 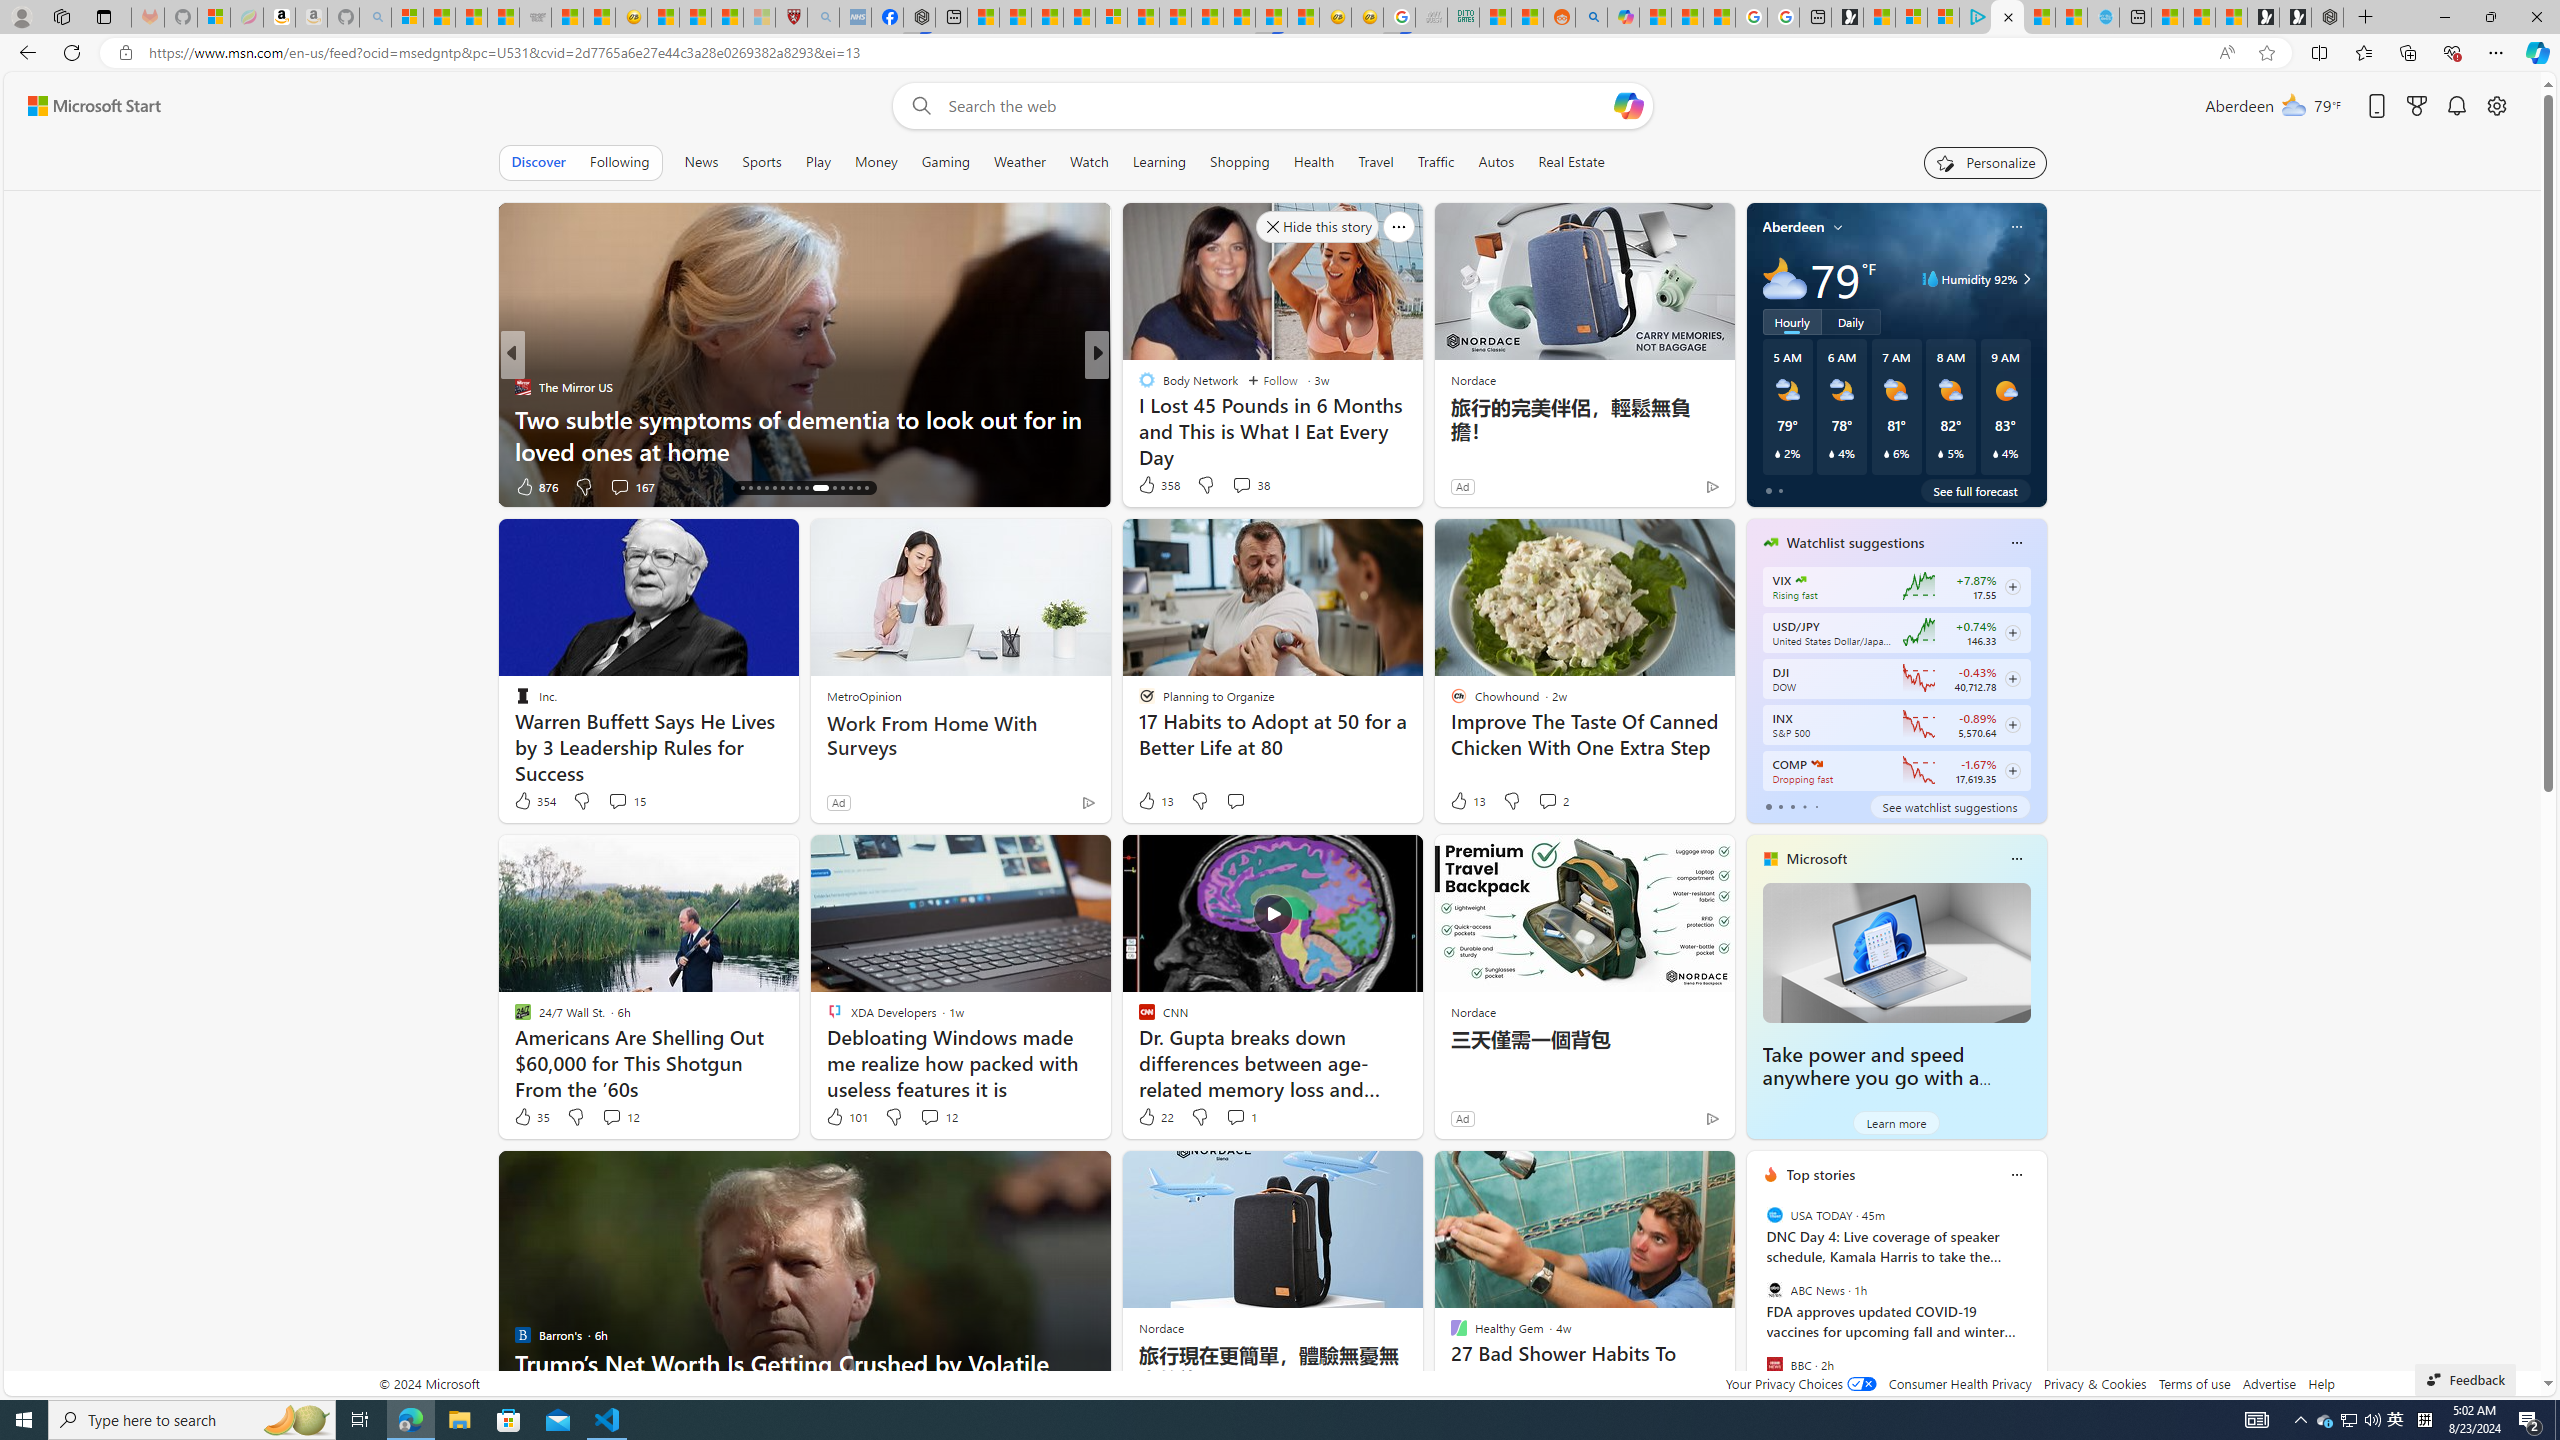 I want to click on 'Traffic', so click(x=1435, y=161).